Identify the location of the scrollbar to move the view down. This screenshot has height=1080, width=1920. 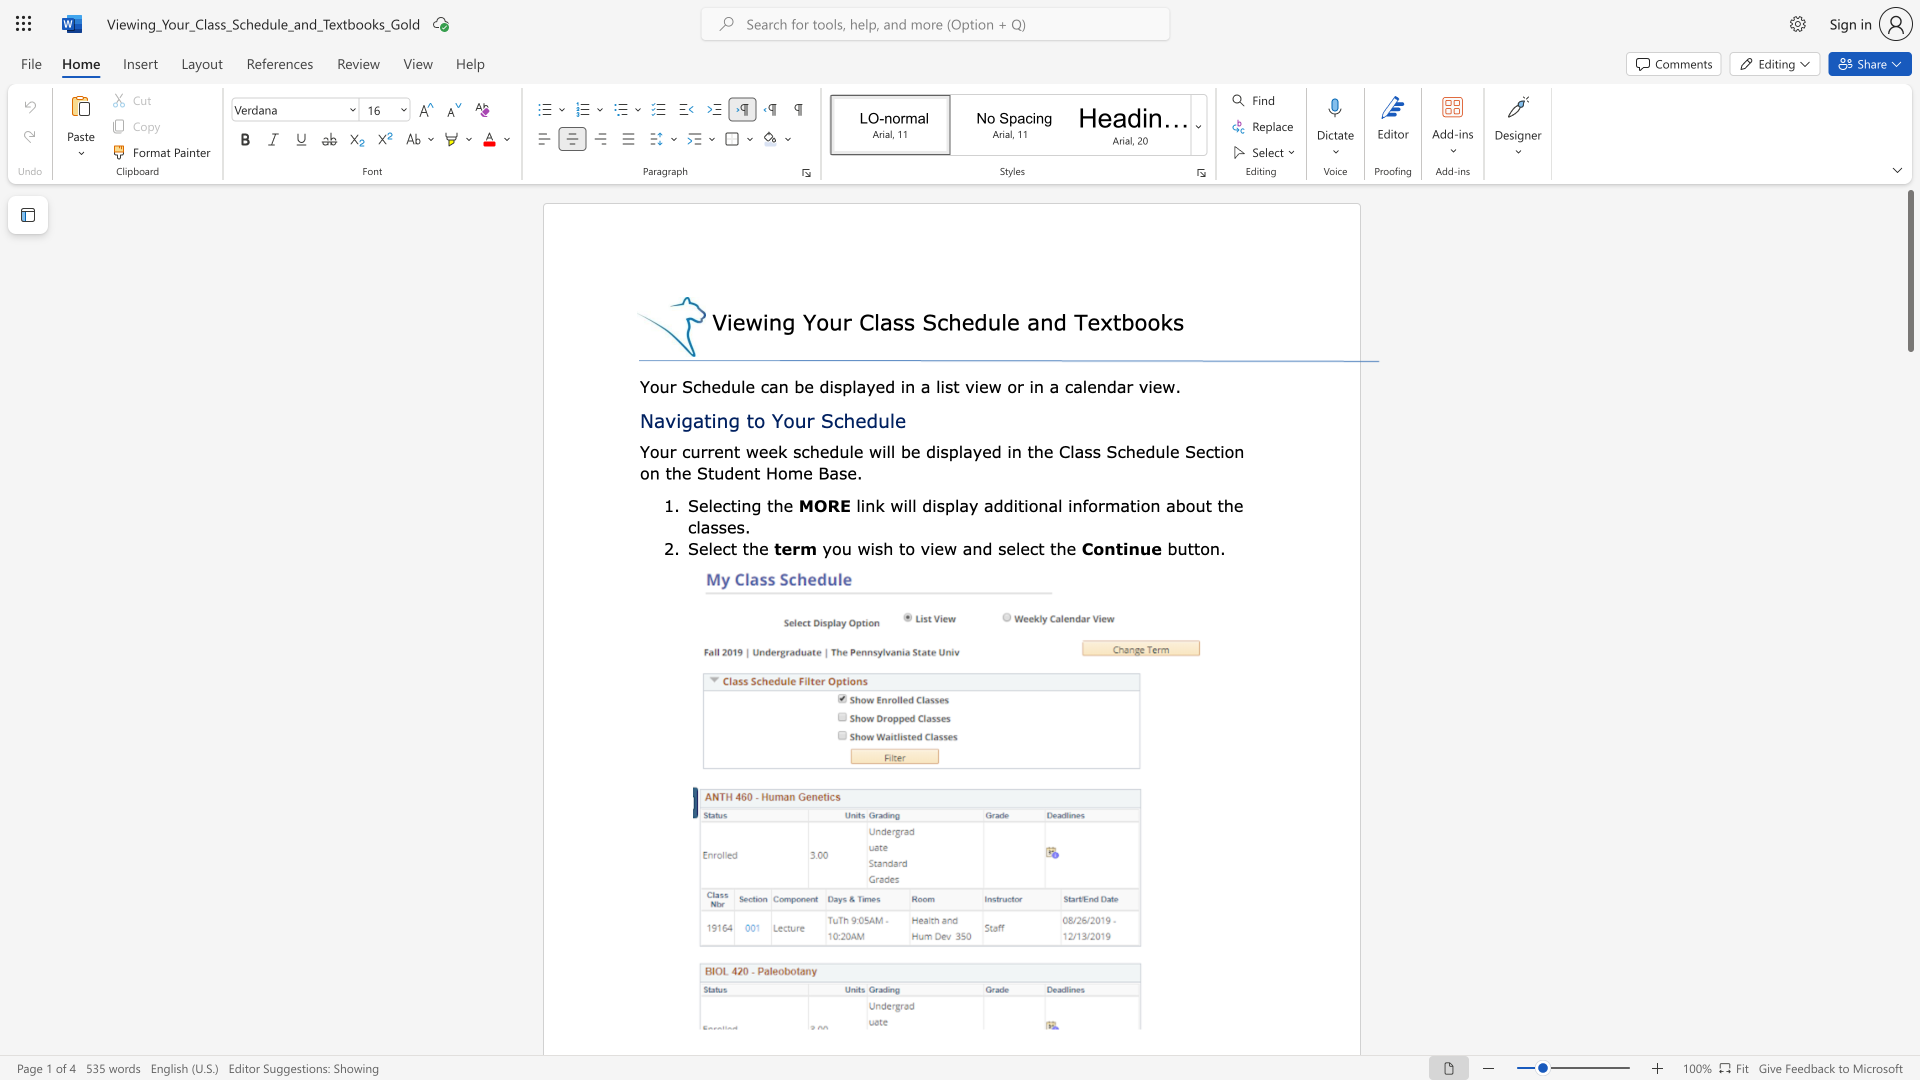
(1909, 579).